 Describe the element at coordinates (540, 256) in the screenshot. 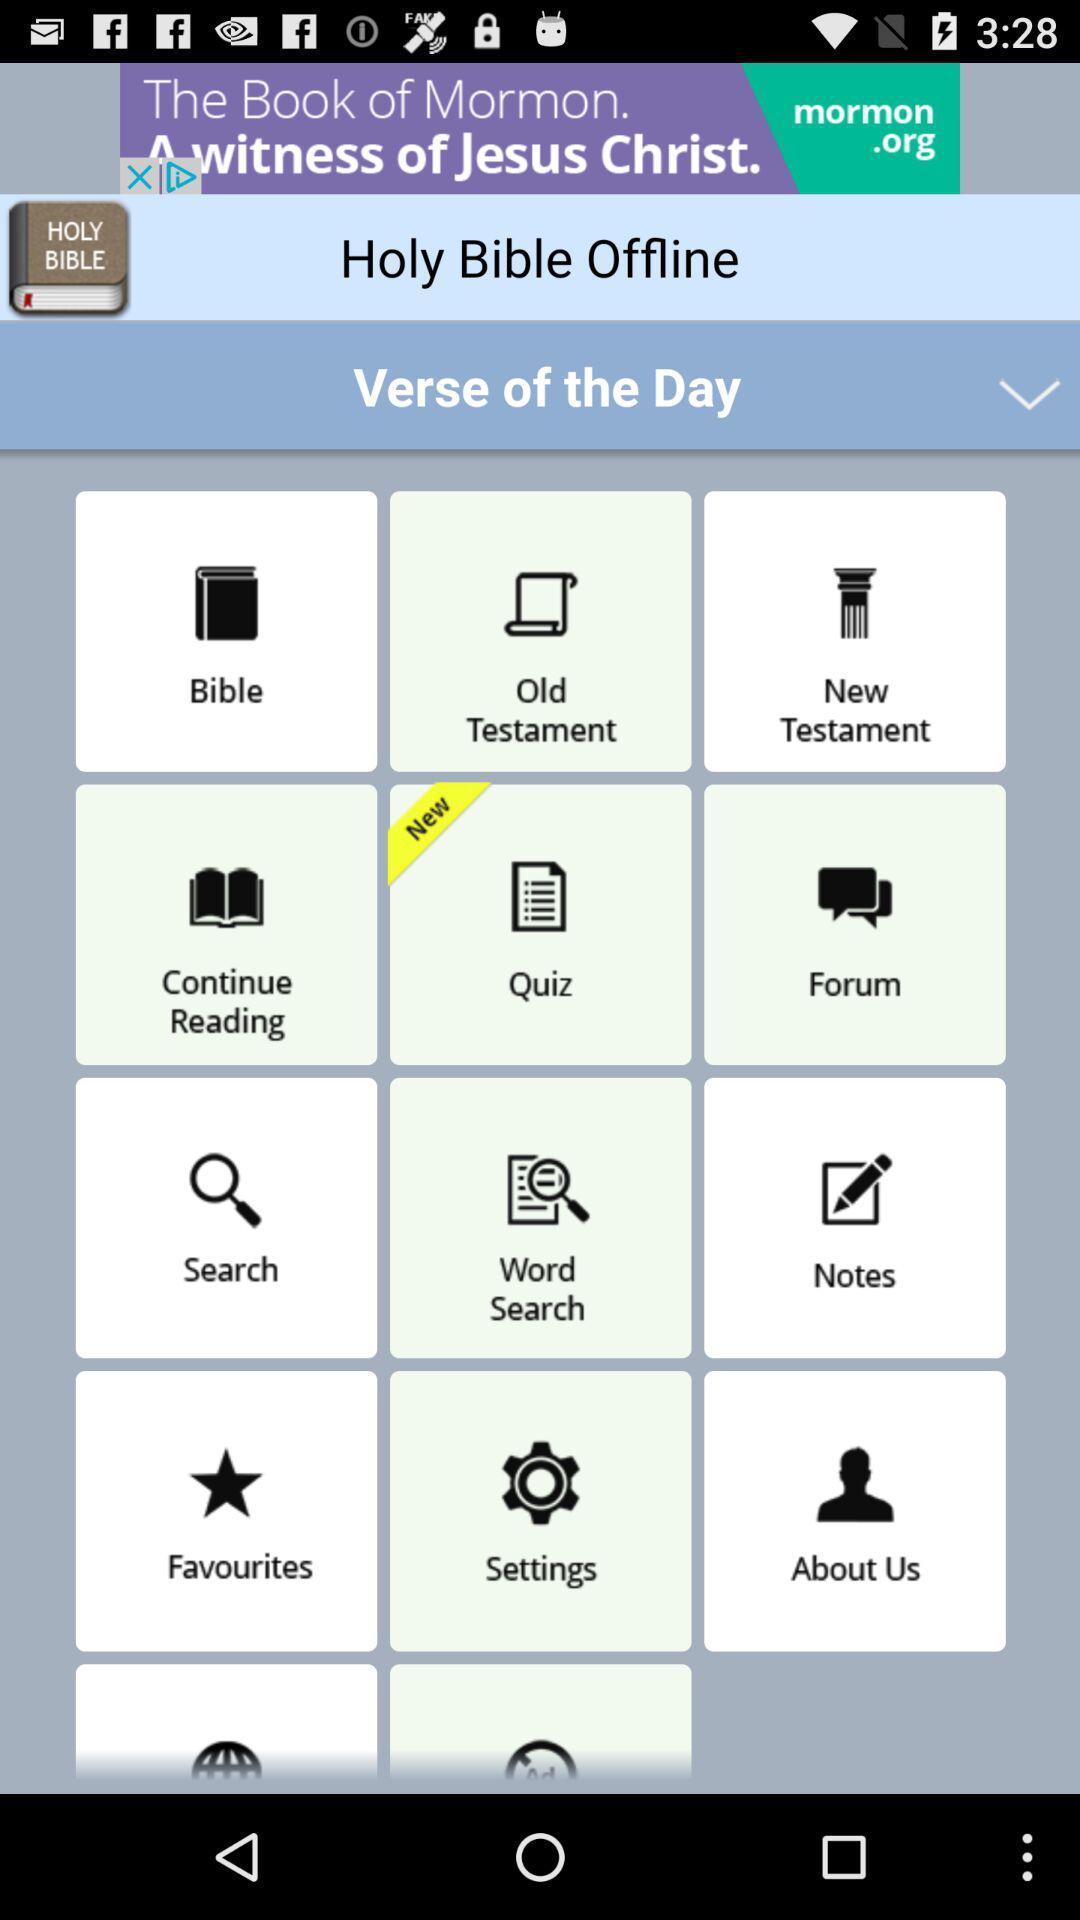

I see `holy bible offline button` at that location.